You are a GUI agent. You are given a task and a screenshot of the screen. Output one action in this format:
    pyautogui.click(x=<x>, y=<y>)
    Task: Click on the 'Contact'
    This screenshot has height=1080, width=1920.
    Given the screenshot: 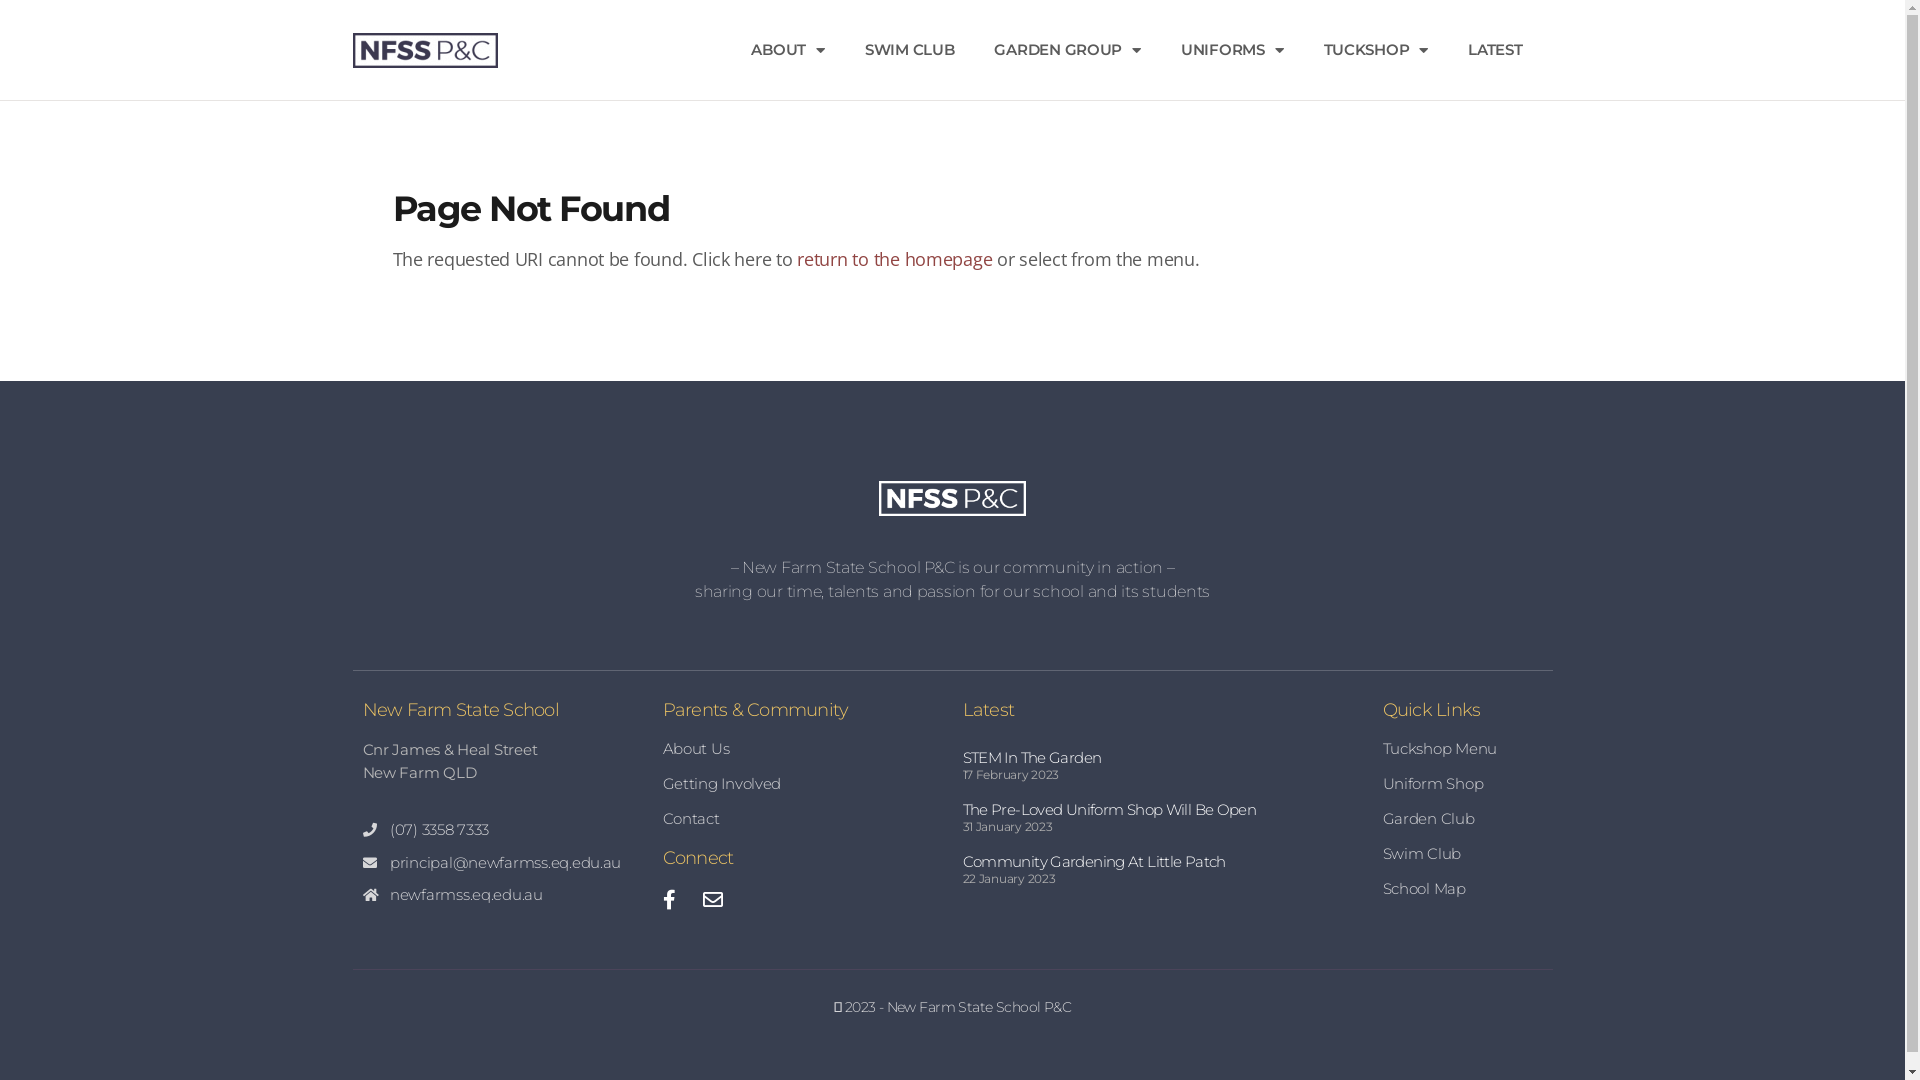 What is the action you would take?
    pyautogui.click(x=801, y=818)
    